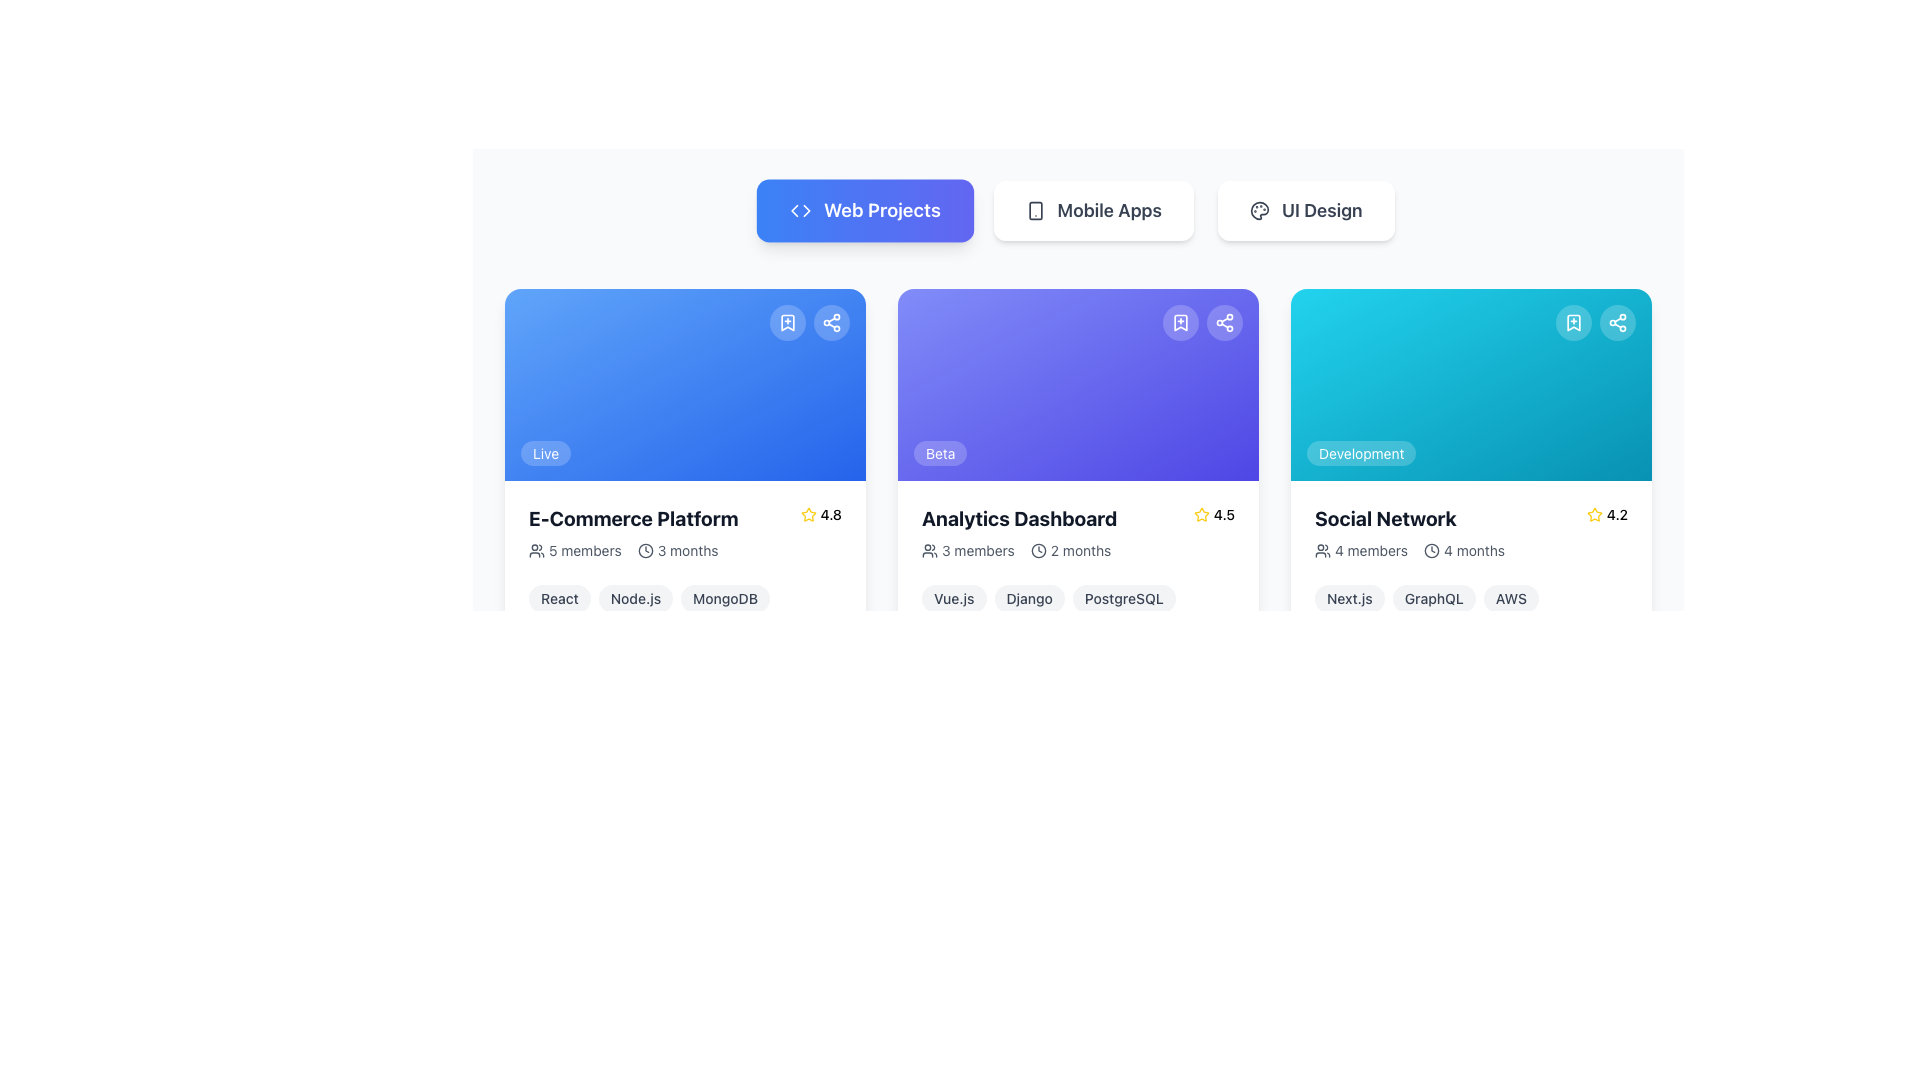  I want to click on the graphical icon representing multiple users, which is located to the left of the text '4 members' in the 'Social Network' card, so click(1323, 551).